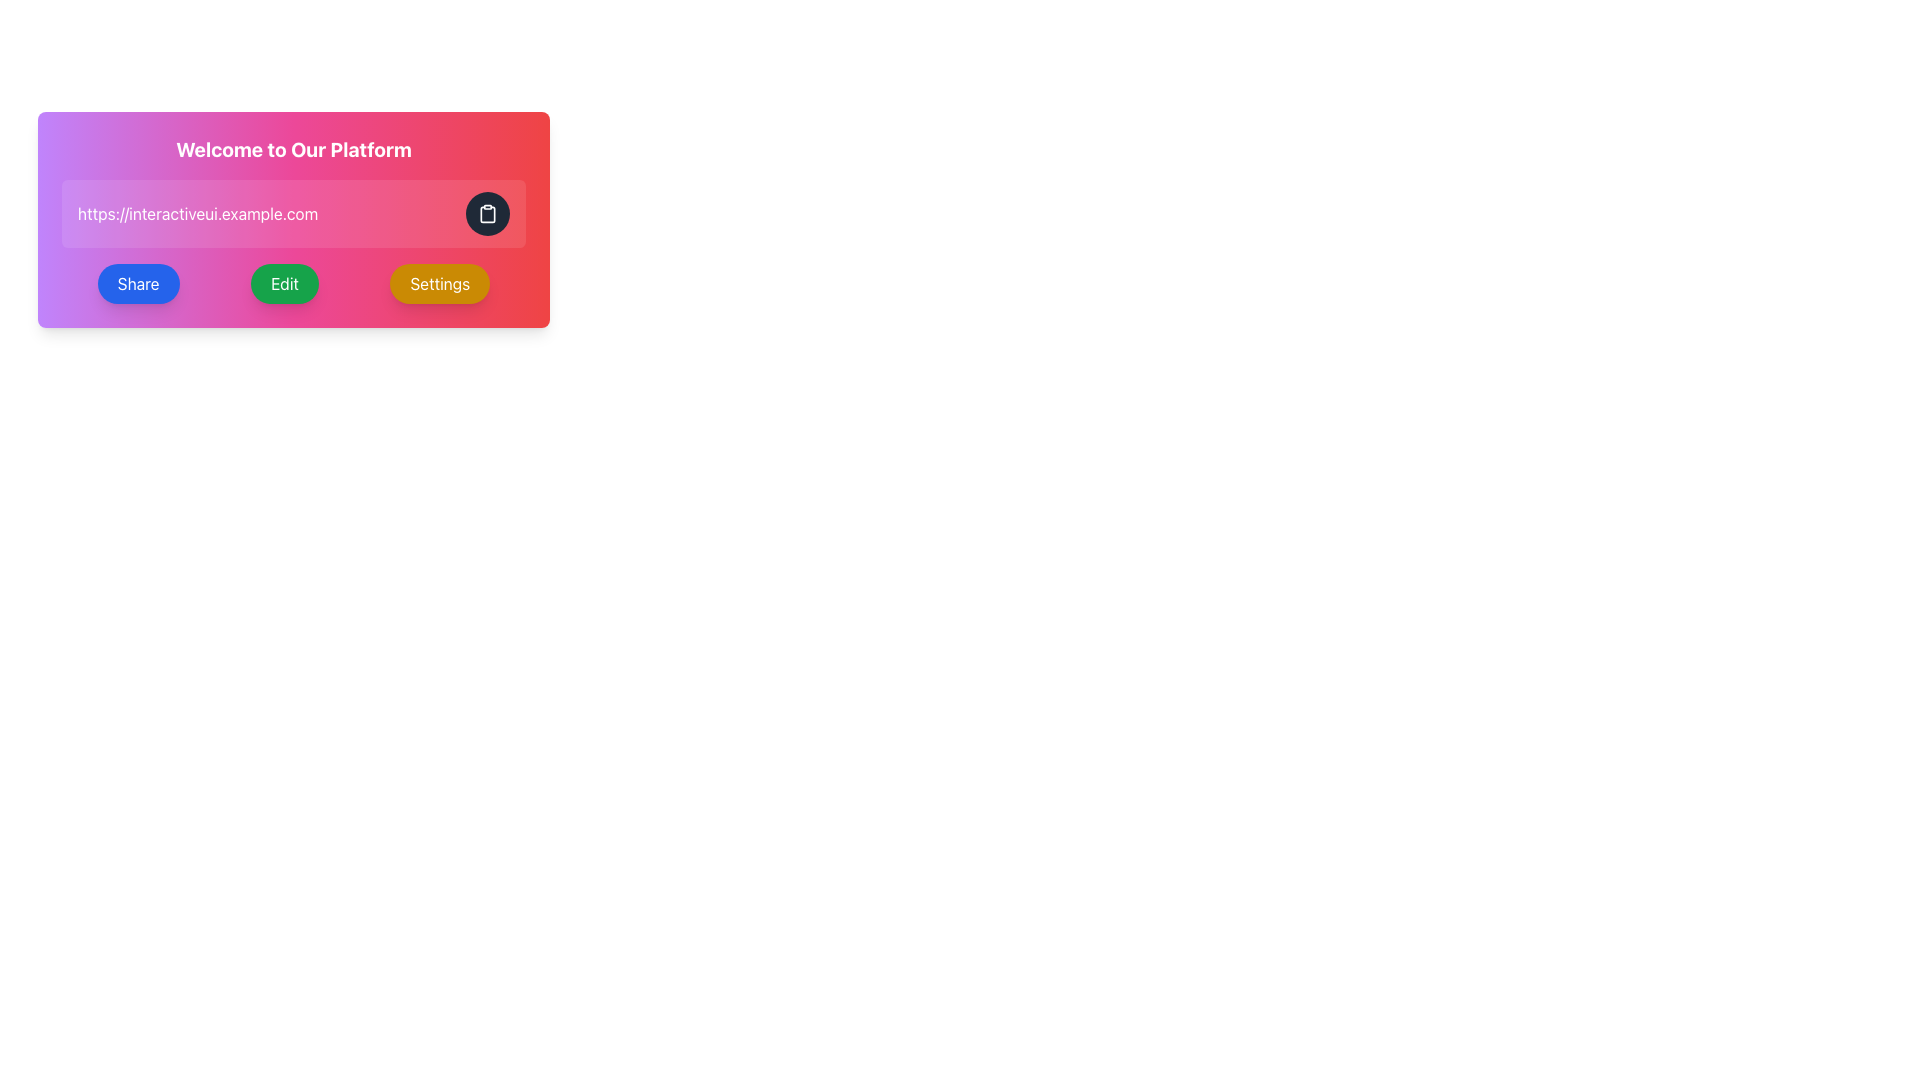  What do you see at coordinates (271, 213) in the screenshot?
I see `the read-only text input field that displays the URL` at bounding box center [271, 213].